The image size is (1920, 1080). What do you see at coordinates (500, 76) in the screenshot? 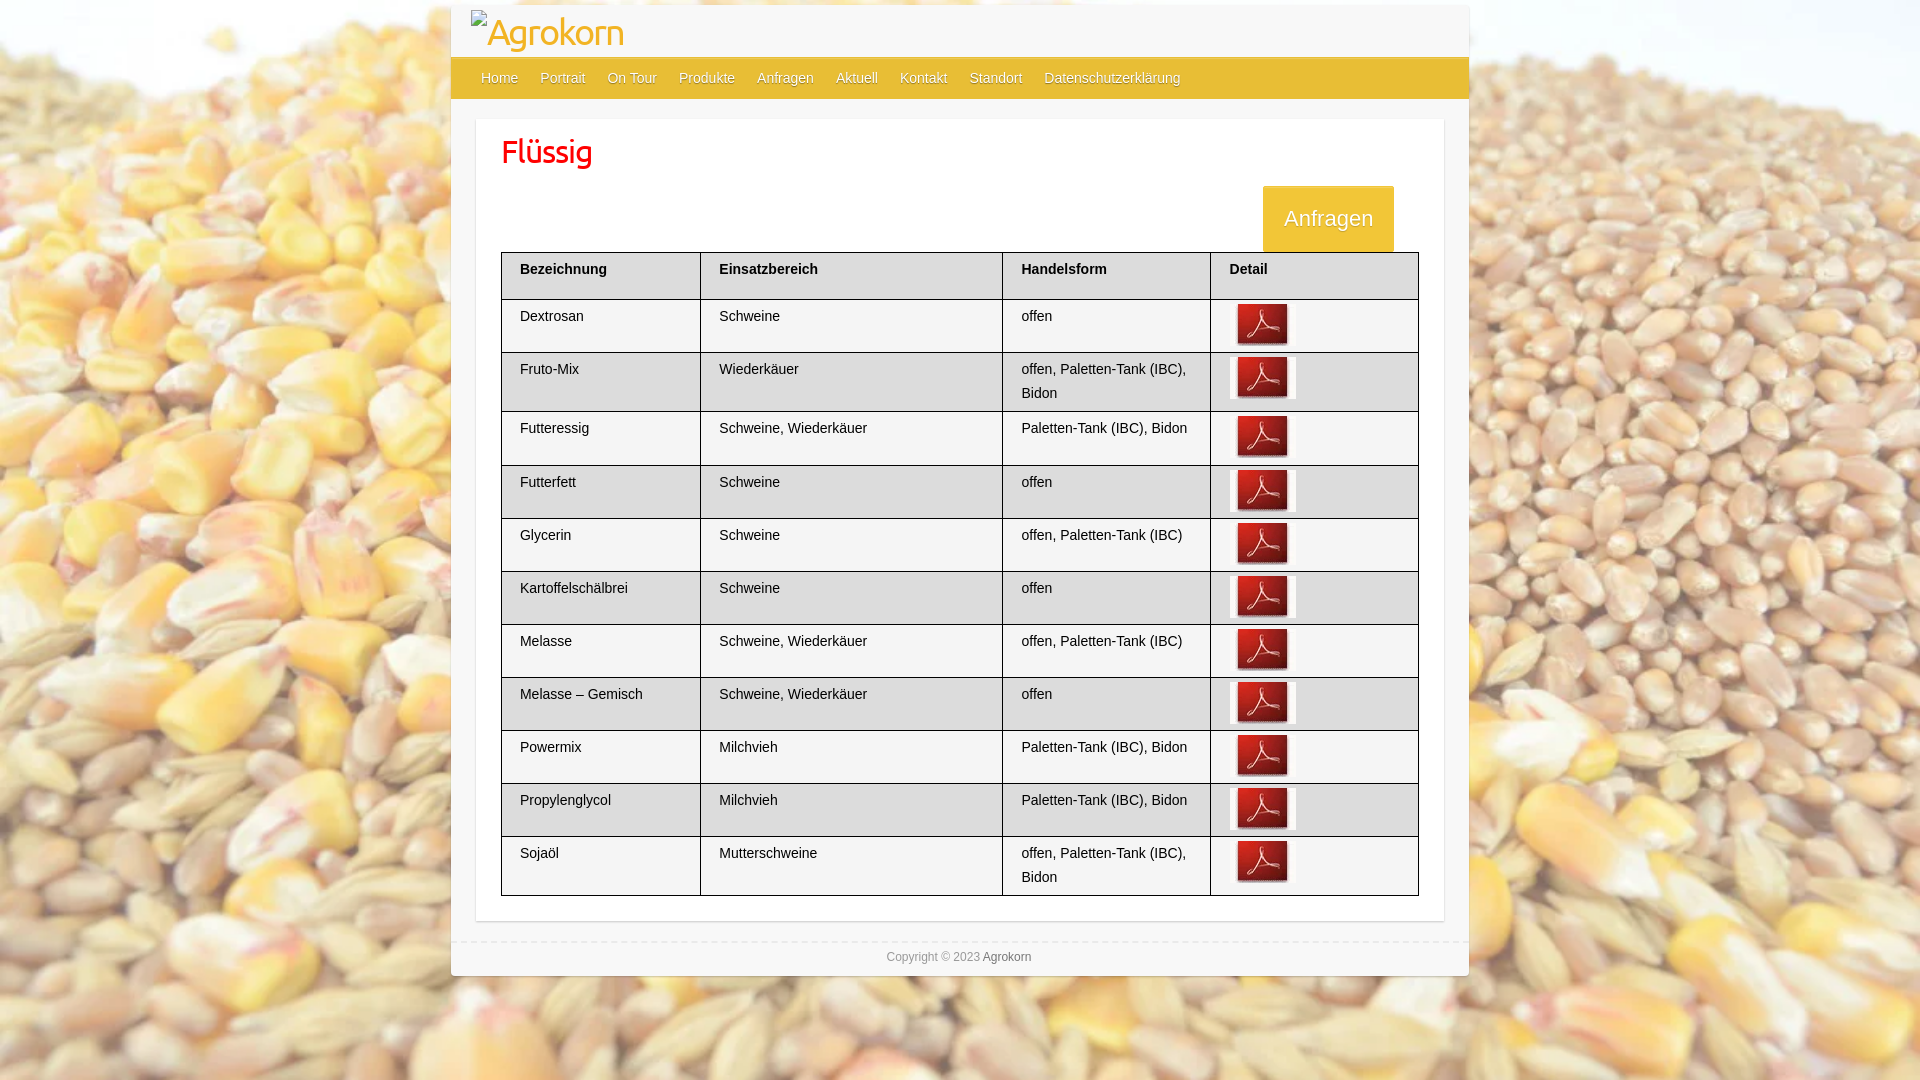
I see `'Home'` at bounding box center [500, 76].